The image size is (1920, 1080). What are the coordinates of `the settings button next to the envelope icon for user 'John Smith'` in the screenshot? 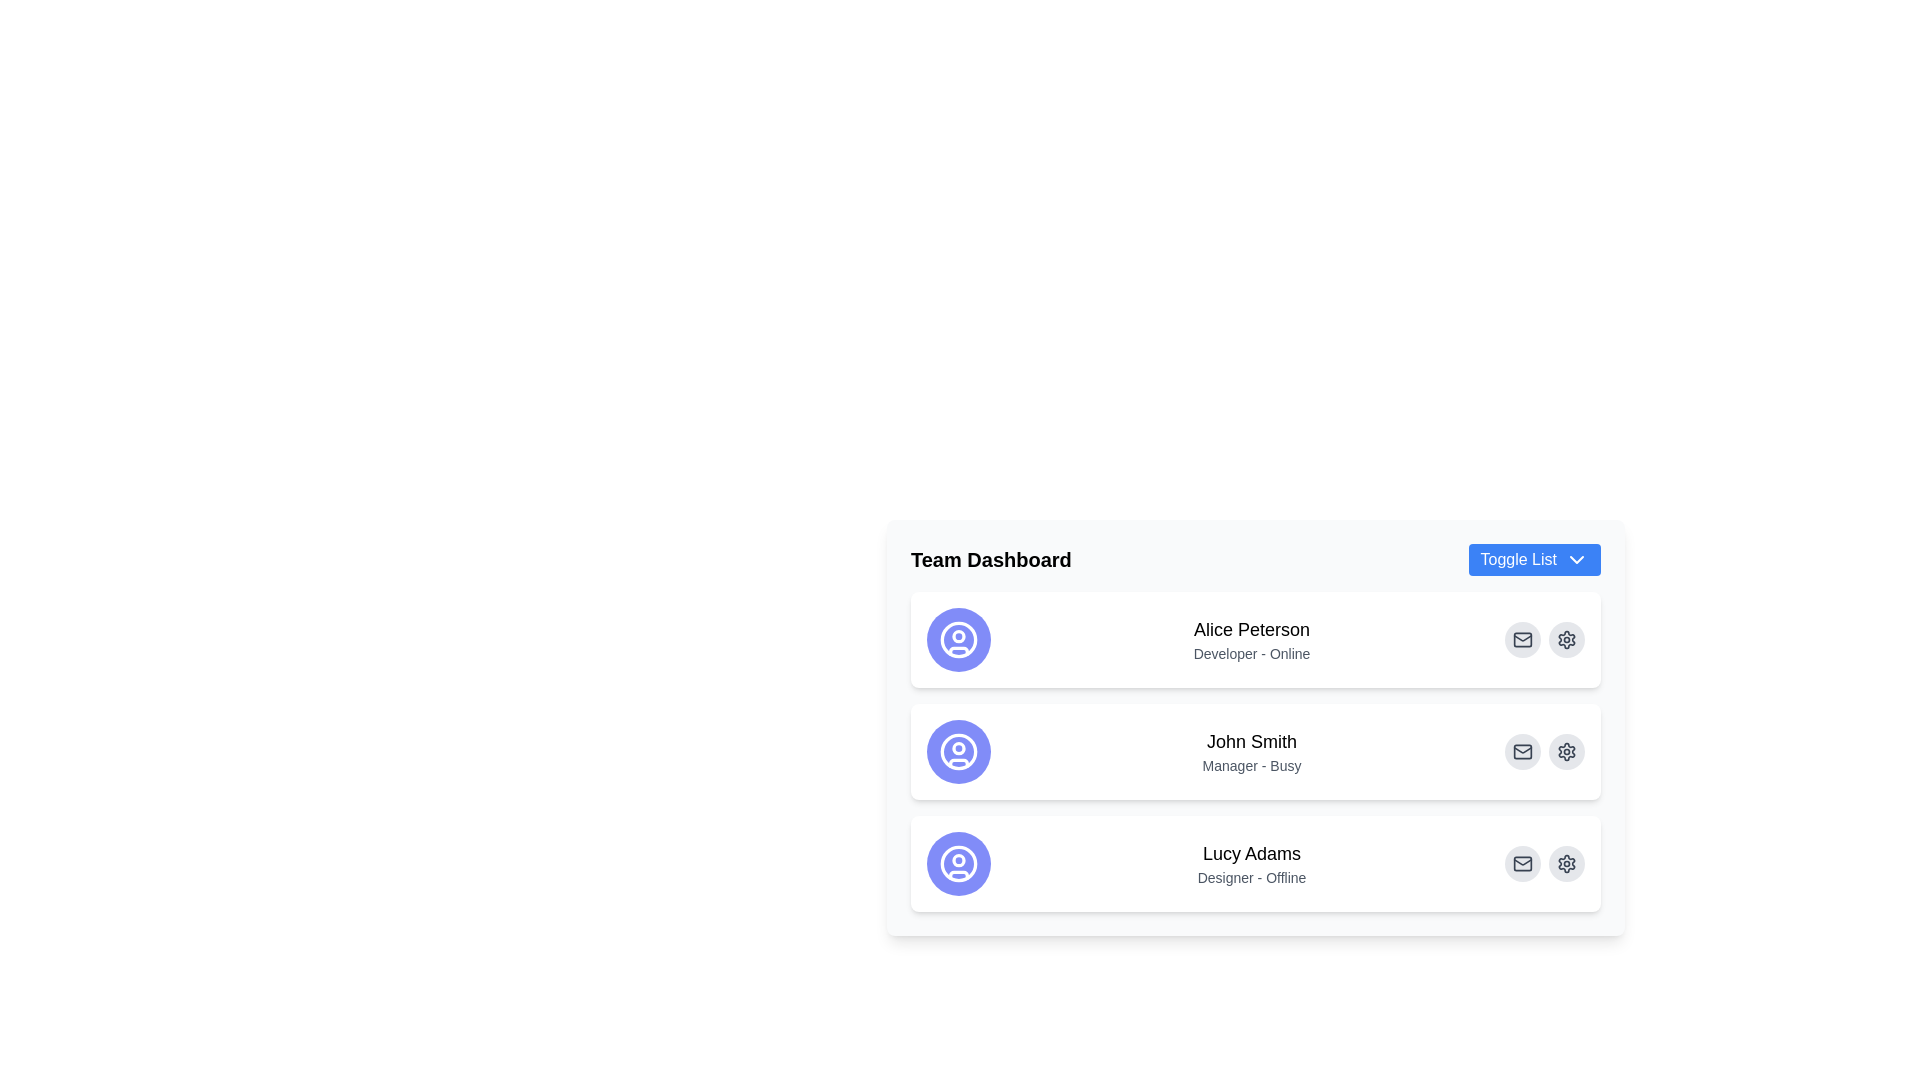 It's located at (1565, 752).